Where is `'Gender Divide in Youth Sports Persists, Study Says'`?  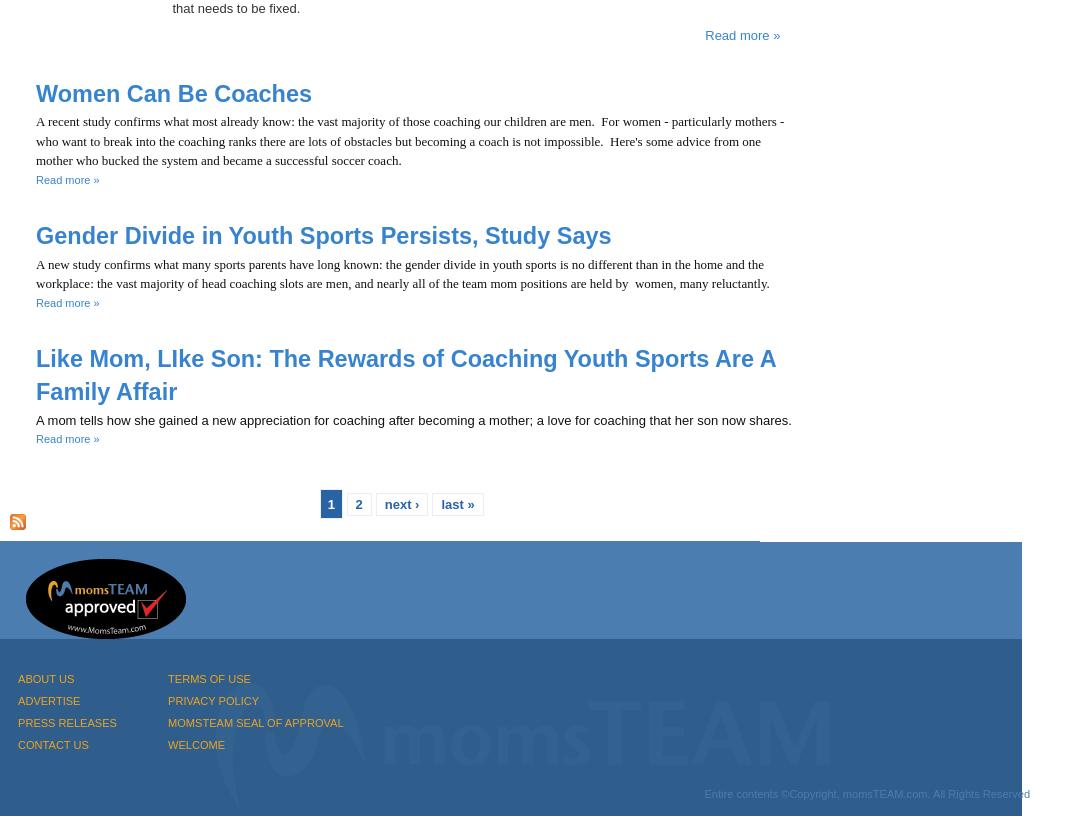
'Gender Divide in Youth Sports Persists, Study Says' is located at coordinates (323, 234).